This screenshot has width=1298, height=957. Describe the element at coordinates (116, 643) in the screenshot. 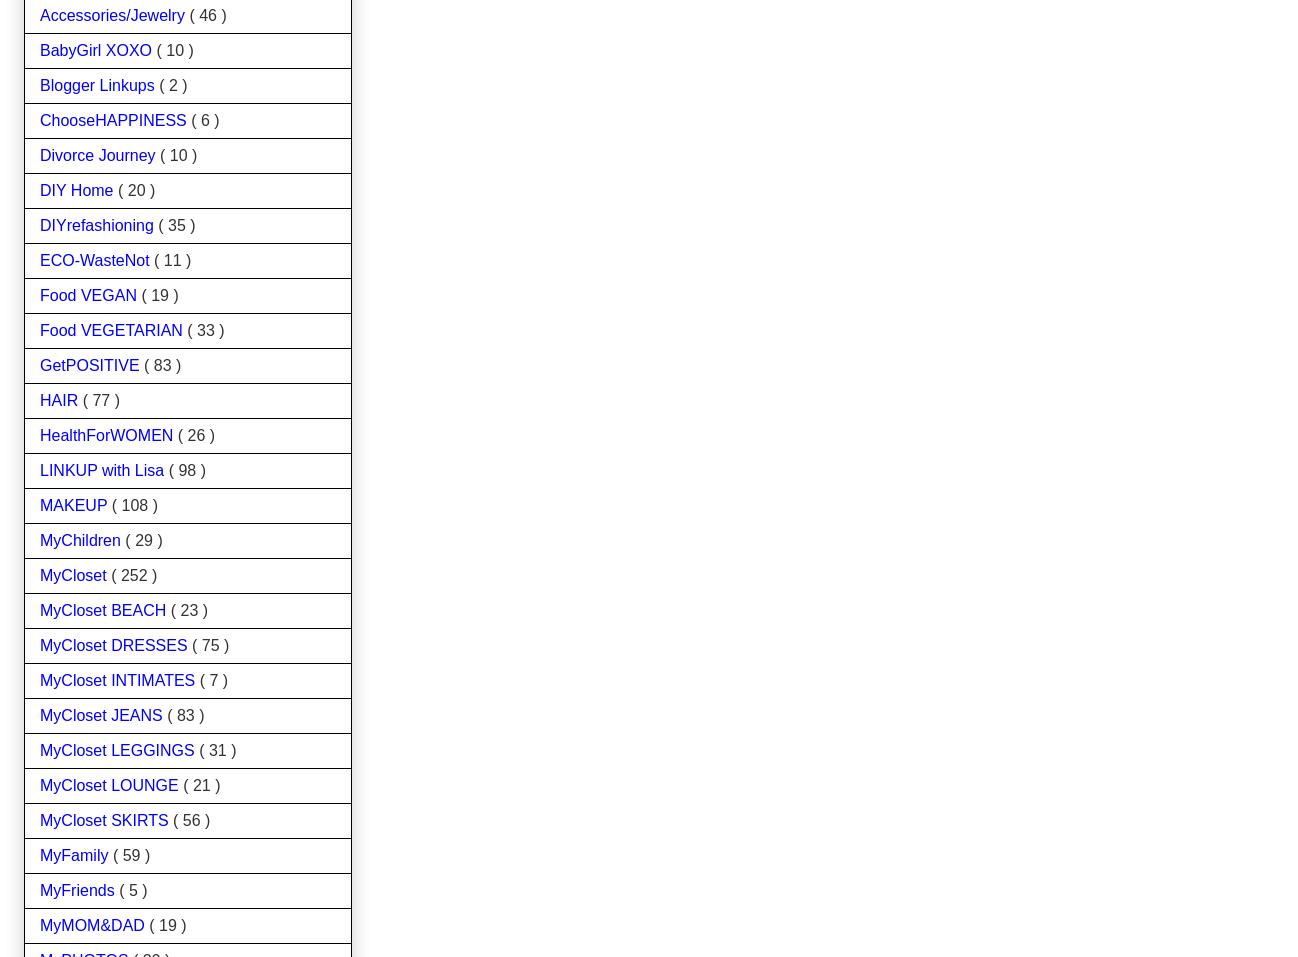

I see `'MyCloset DRESSES'` at that location.